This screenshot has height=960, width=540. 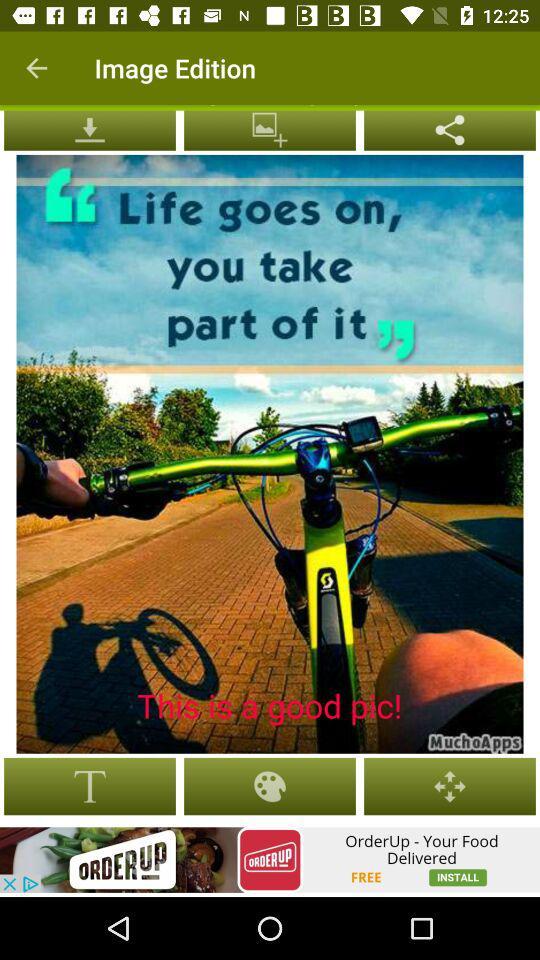 What do you see at coordinates (270, 859) in the screenshot?
I see `advertisement` at bounding box center [270, 859].